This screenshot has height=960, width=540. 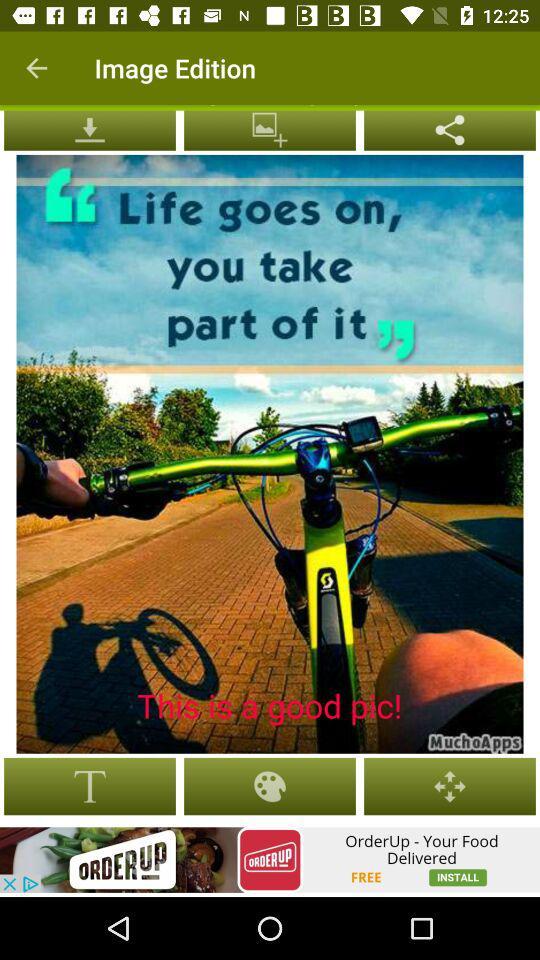 What do you see at coordinates (270, 859) in the screenshot?
I see `advertisement` at bounding box center [270, 859].